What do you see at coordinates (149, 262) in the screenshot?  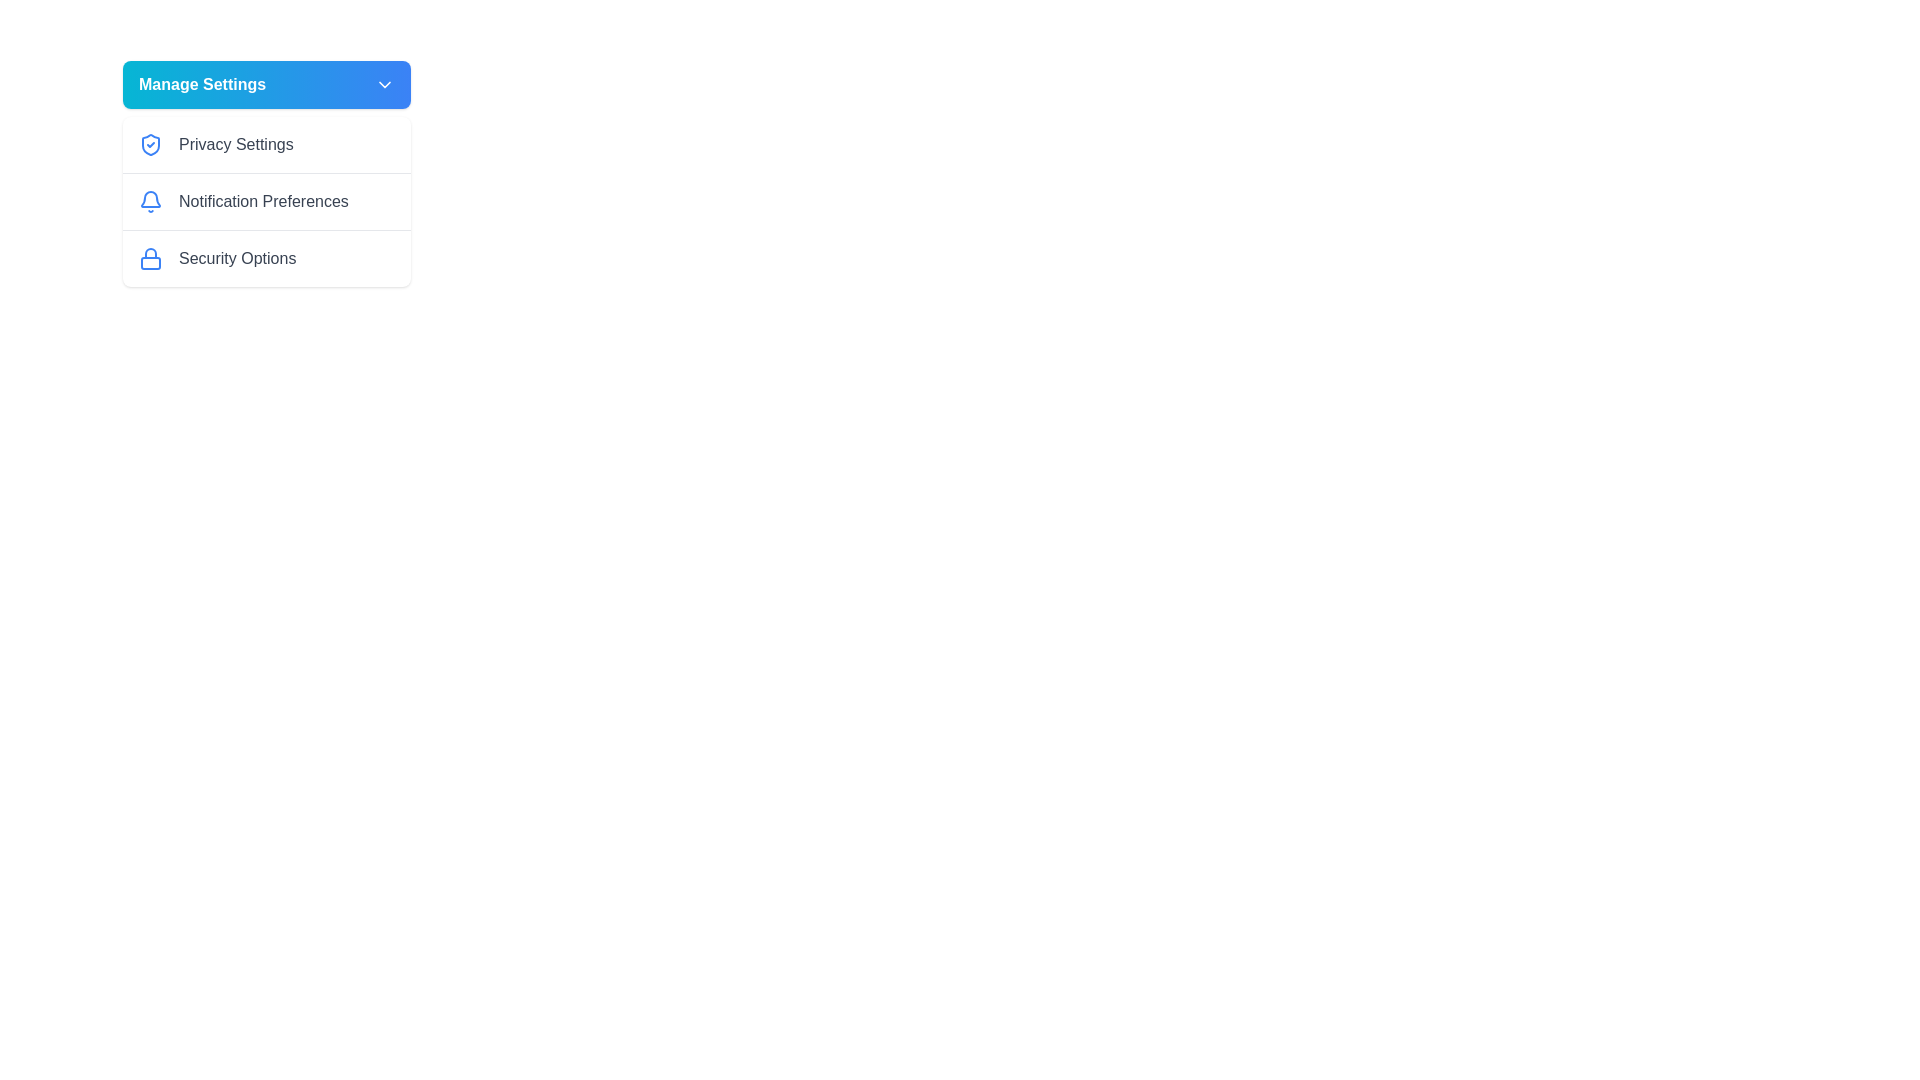 I see `the central part of the lock icon representing 'Security Options' in the 'Manage Settings' dropdown menu` at bounding box center [149, 262].